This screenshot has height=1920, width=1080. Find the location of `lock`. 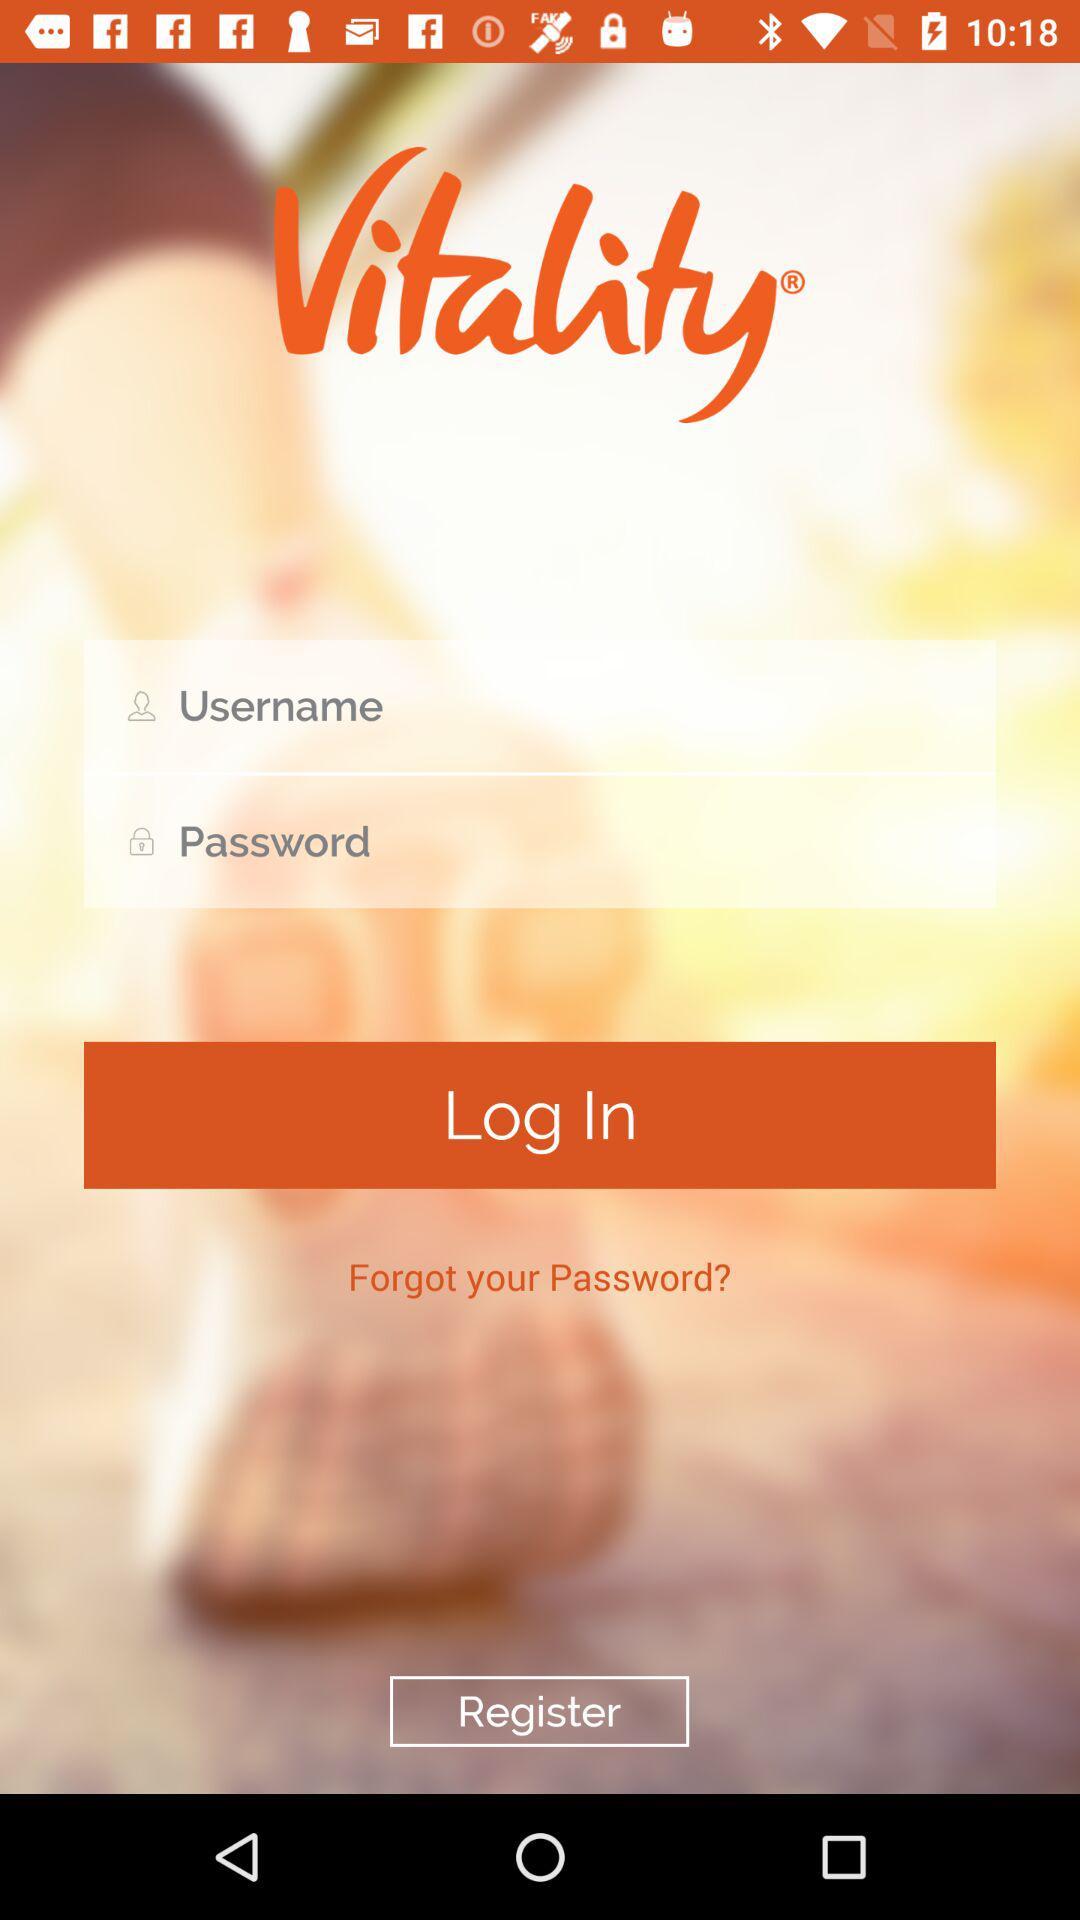

lock is located at coordinates (540, 841).